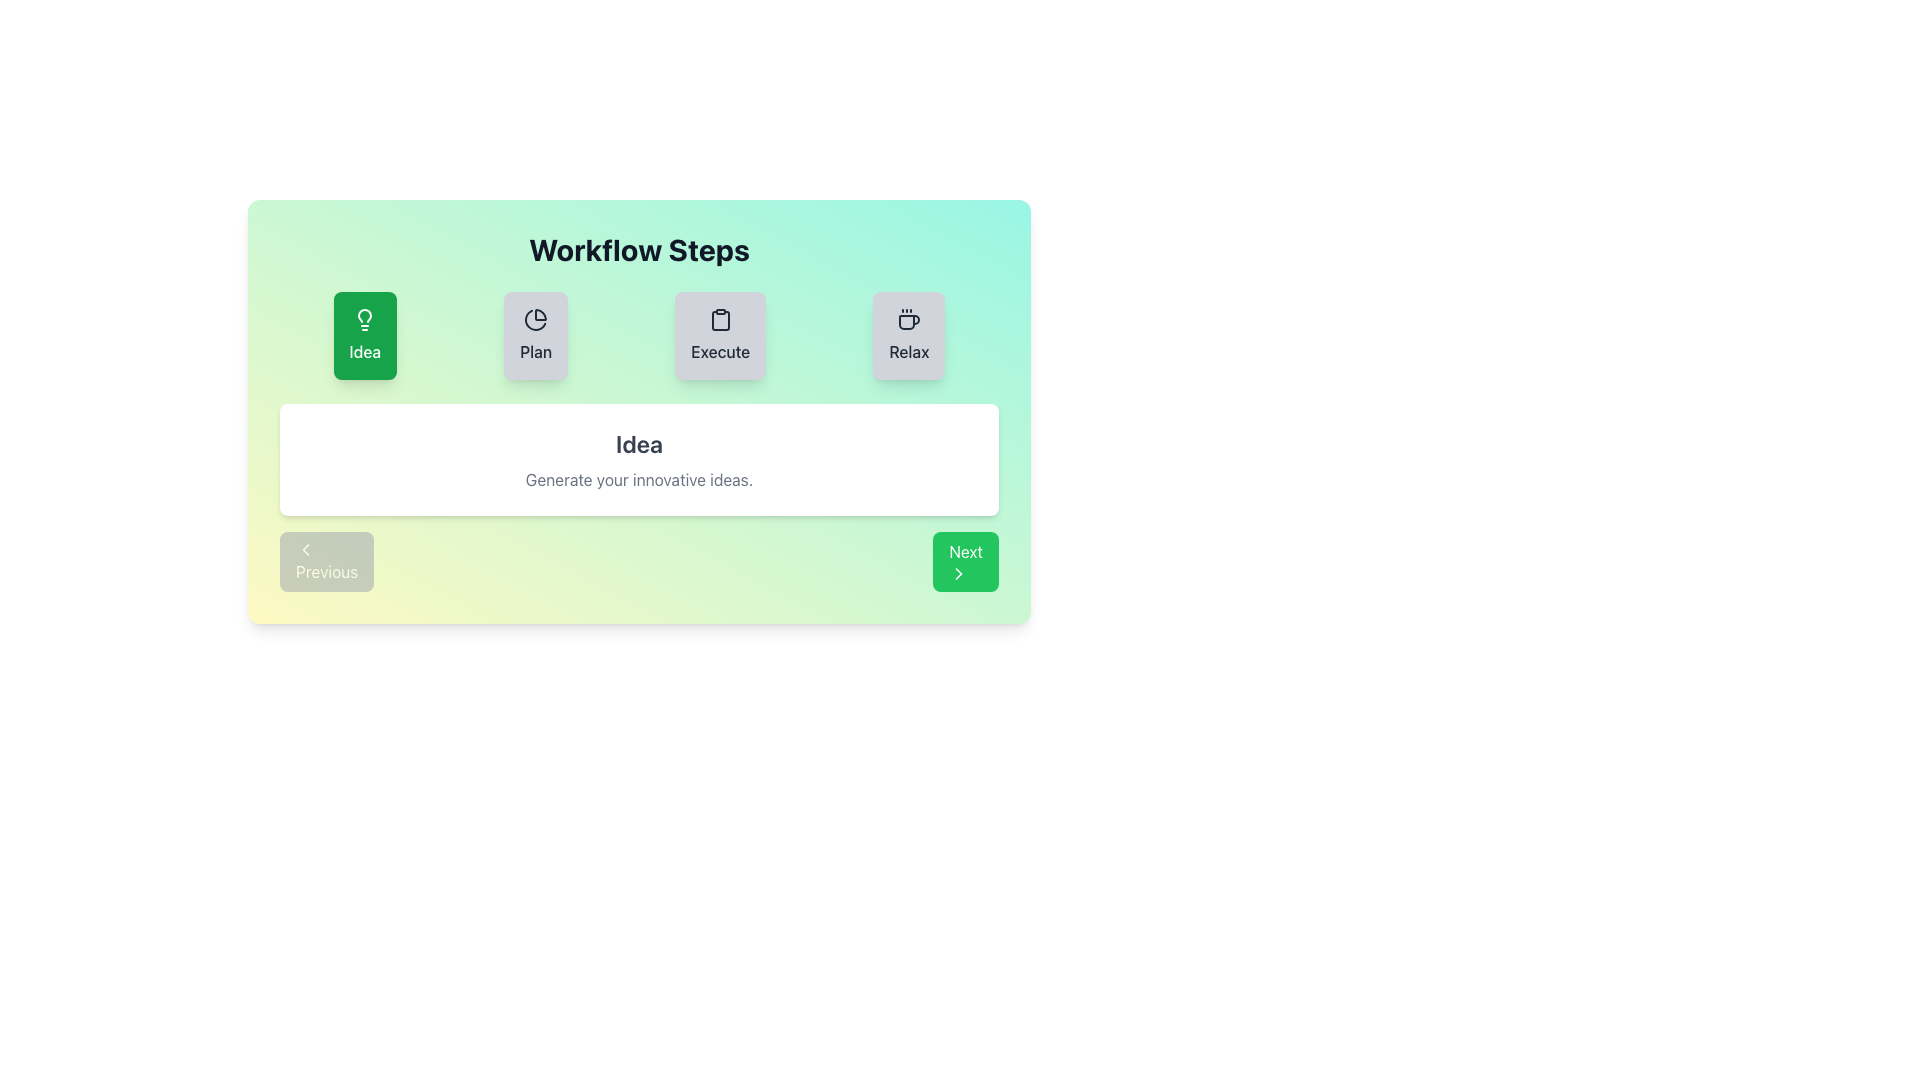  I want to click on the green rectangular button labeled 'Idea' with a light bulb icon, so click(365, 334).